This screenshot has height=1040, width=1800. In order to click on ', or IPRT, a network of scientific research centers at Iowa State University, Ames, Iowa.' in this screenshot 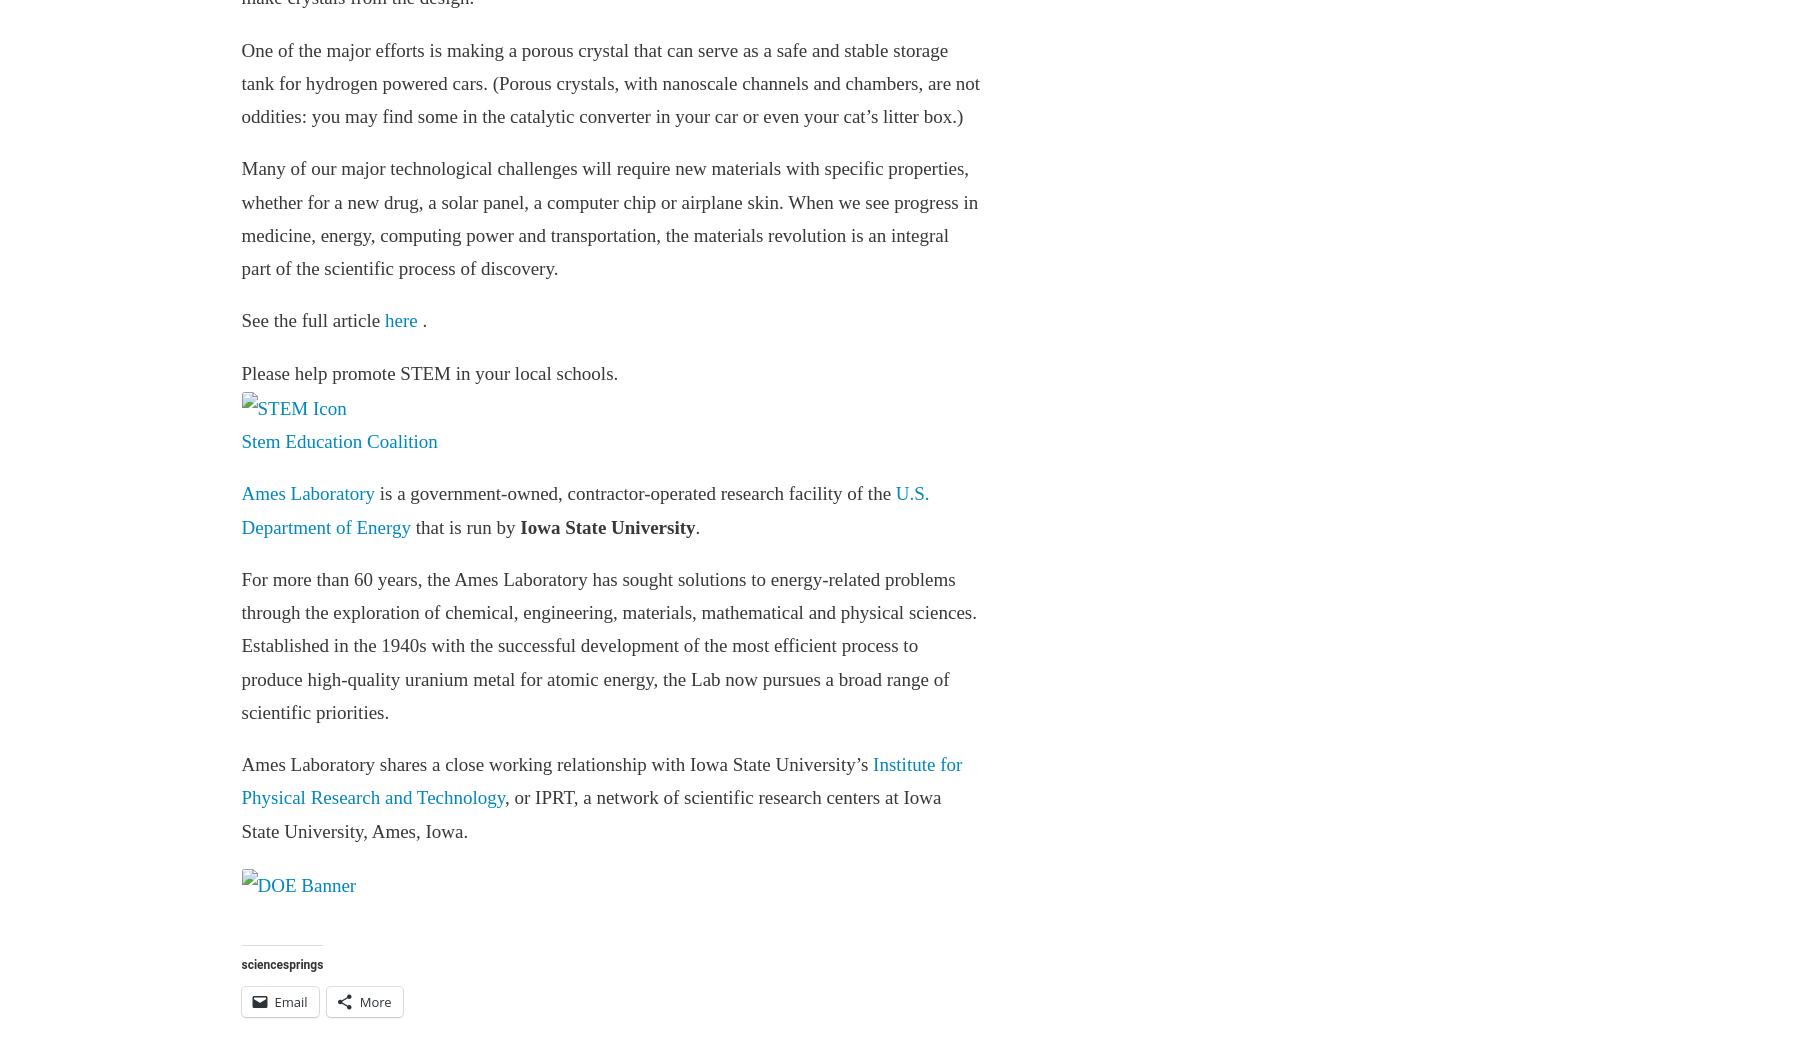, I will do `click(590, 813)`.